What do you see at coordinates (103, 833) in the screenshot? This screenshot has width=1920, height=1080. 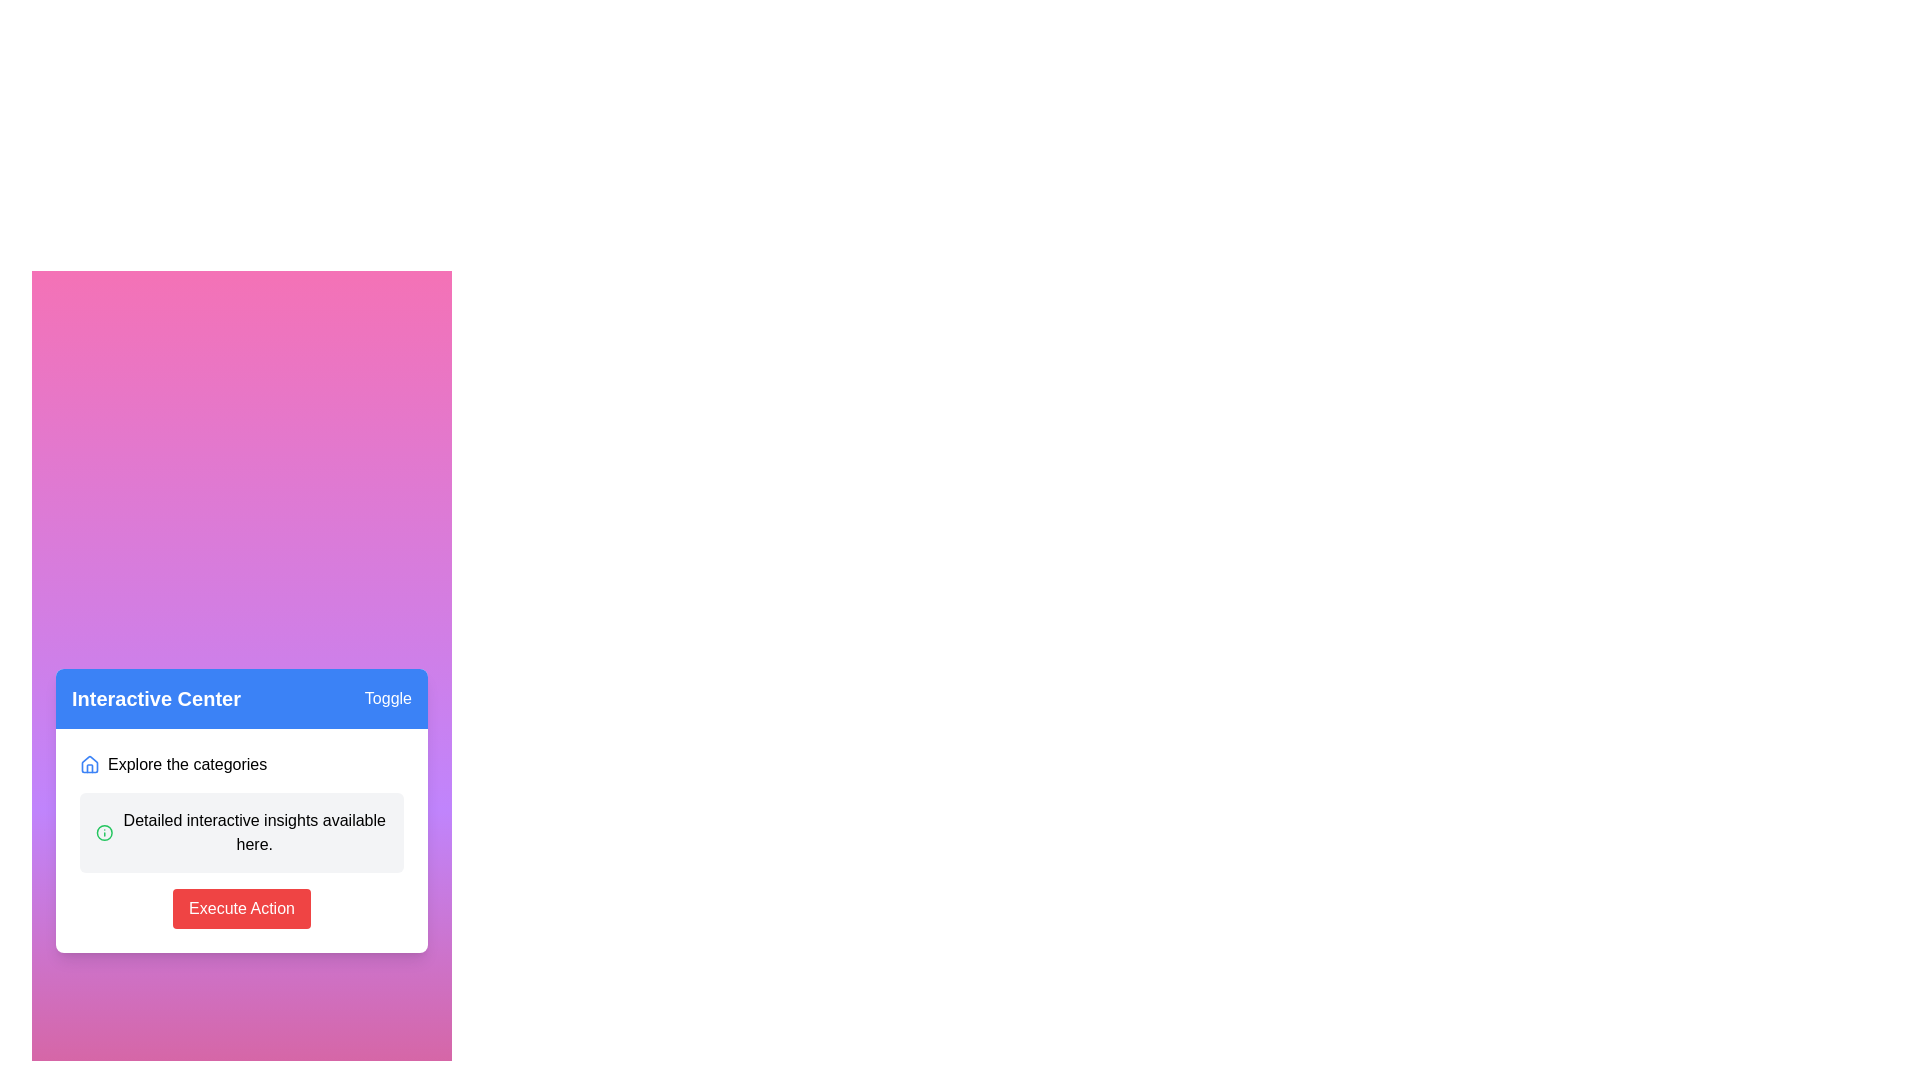 I see `the circular icon with a green outline and an exclamation mark, indicating informational content, located below the 'Explore the categories' text and above the 'Execute Action' button` at bounding box center [103, 833].